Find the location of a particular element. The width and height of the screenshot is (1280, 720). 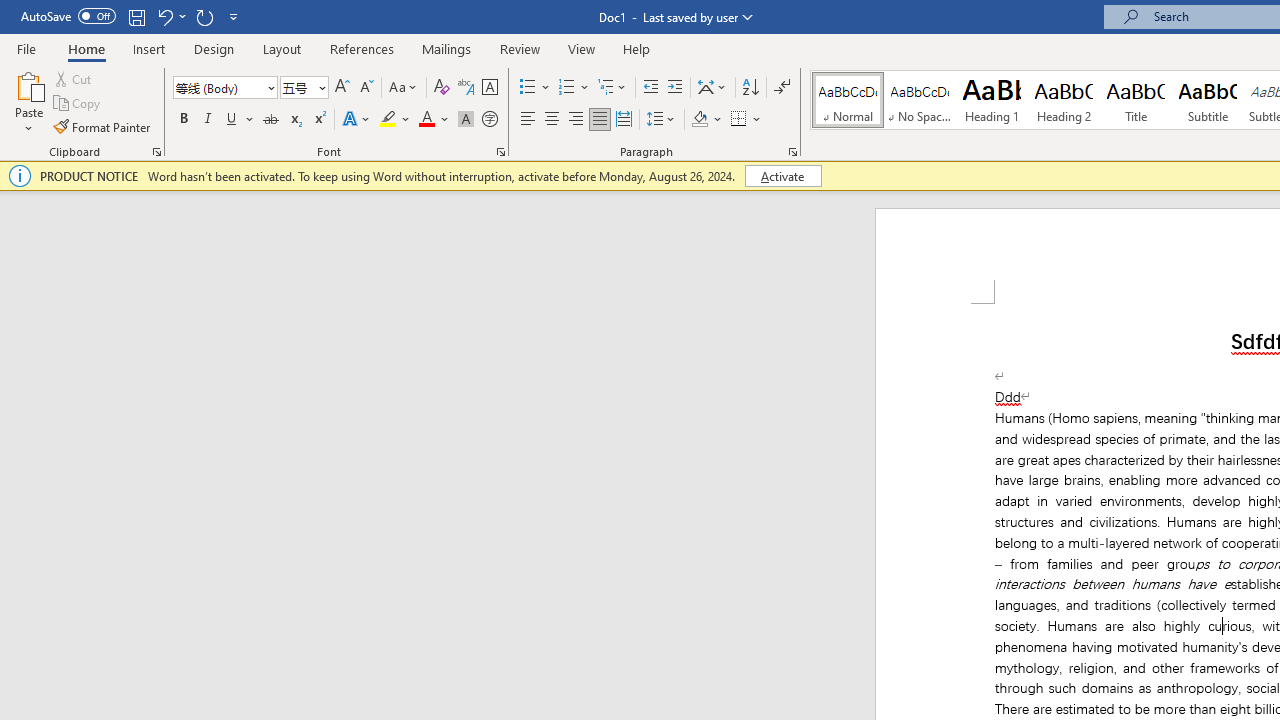

'Heading 2' is located at coordinates (1062, 100).